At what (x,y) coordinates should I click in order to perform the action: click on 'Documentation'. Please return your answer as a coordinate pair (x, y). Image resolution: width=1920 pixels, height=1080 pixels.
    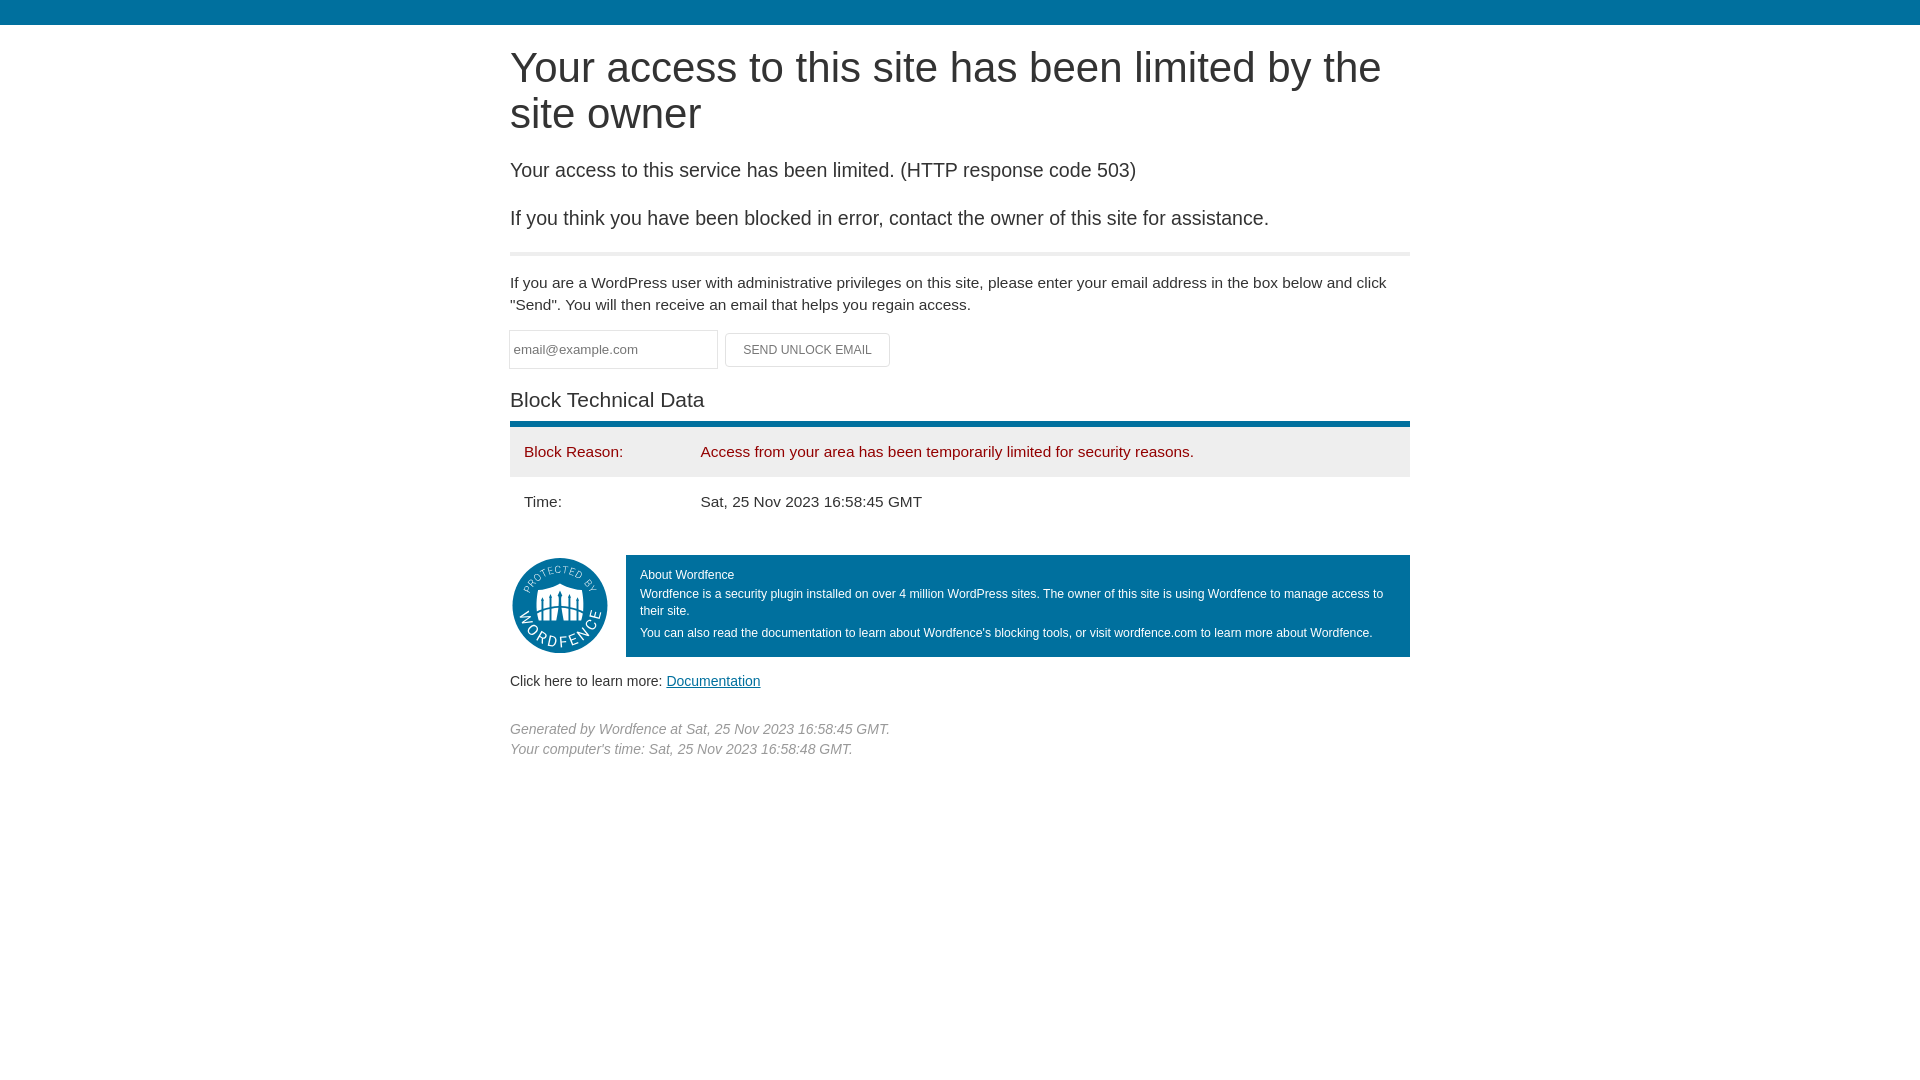
    Looking at the image, I should click on (713, 680).